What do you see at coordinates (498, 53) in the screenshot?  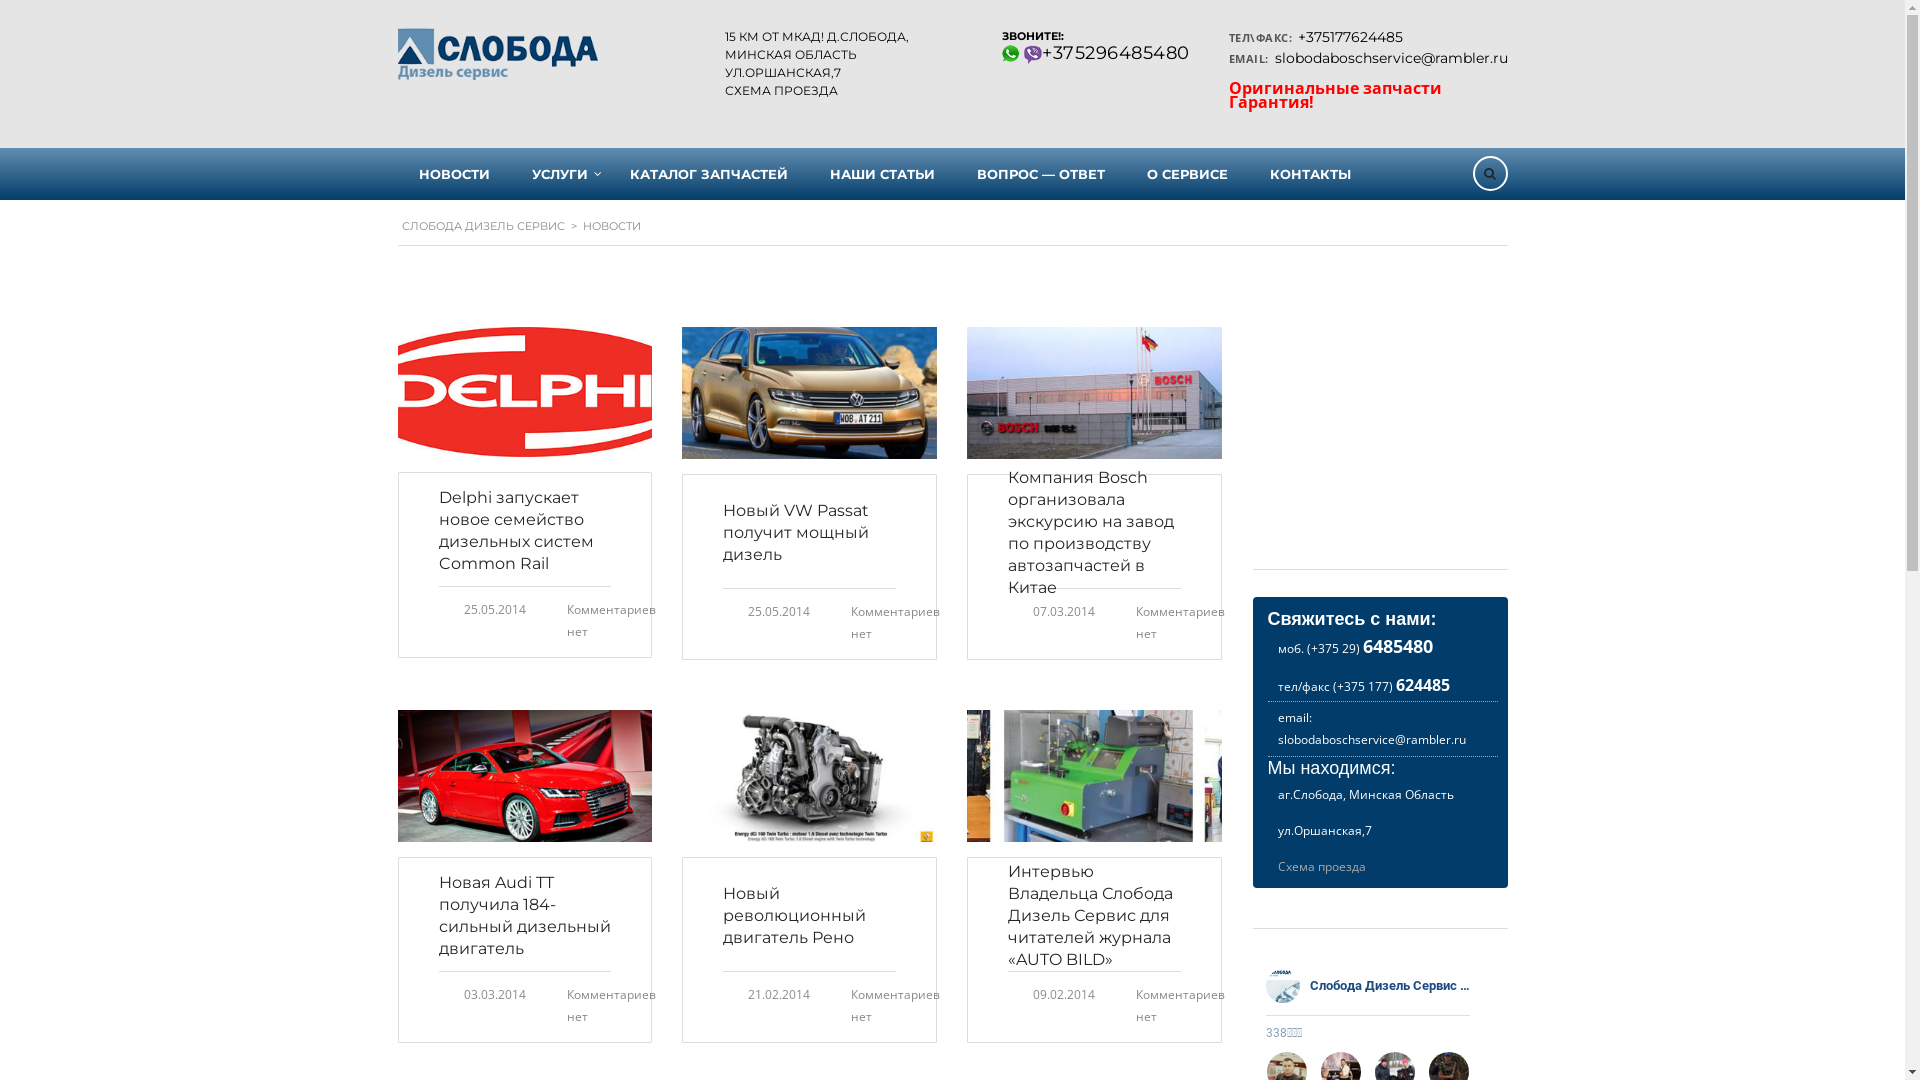 I see `'Home'` at bounding box center [498, 53].